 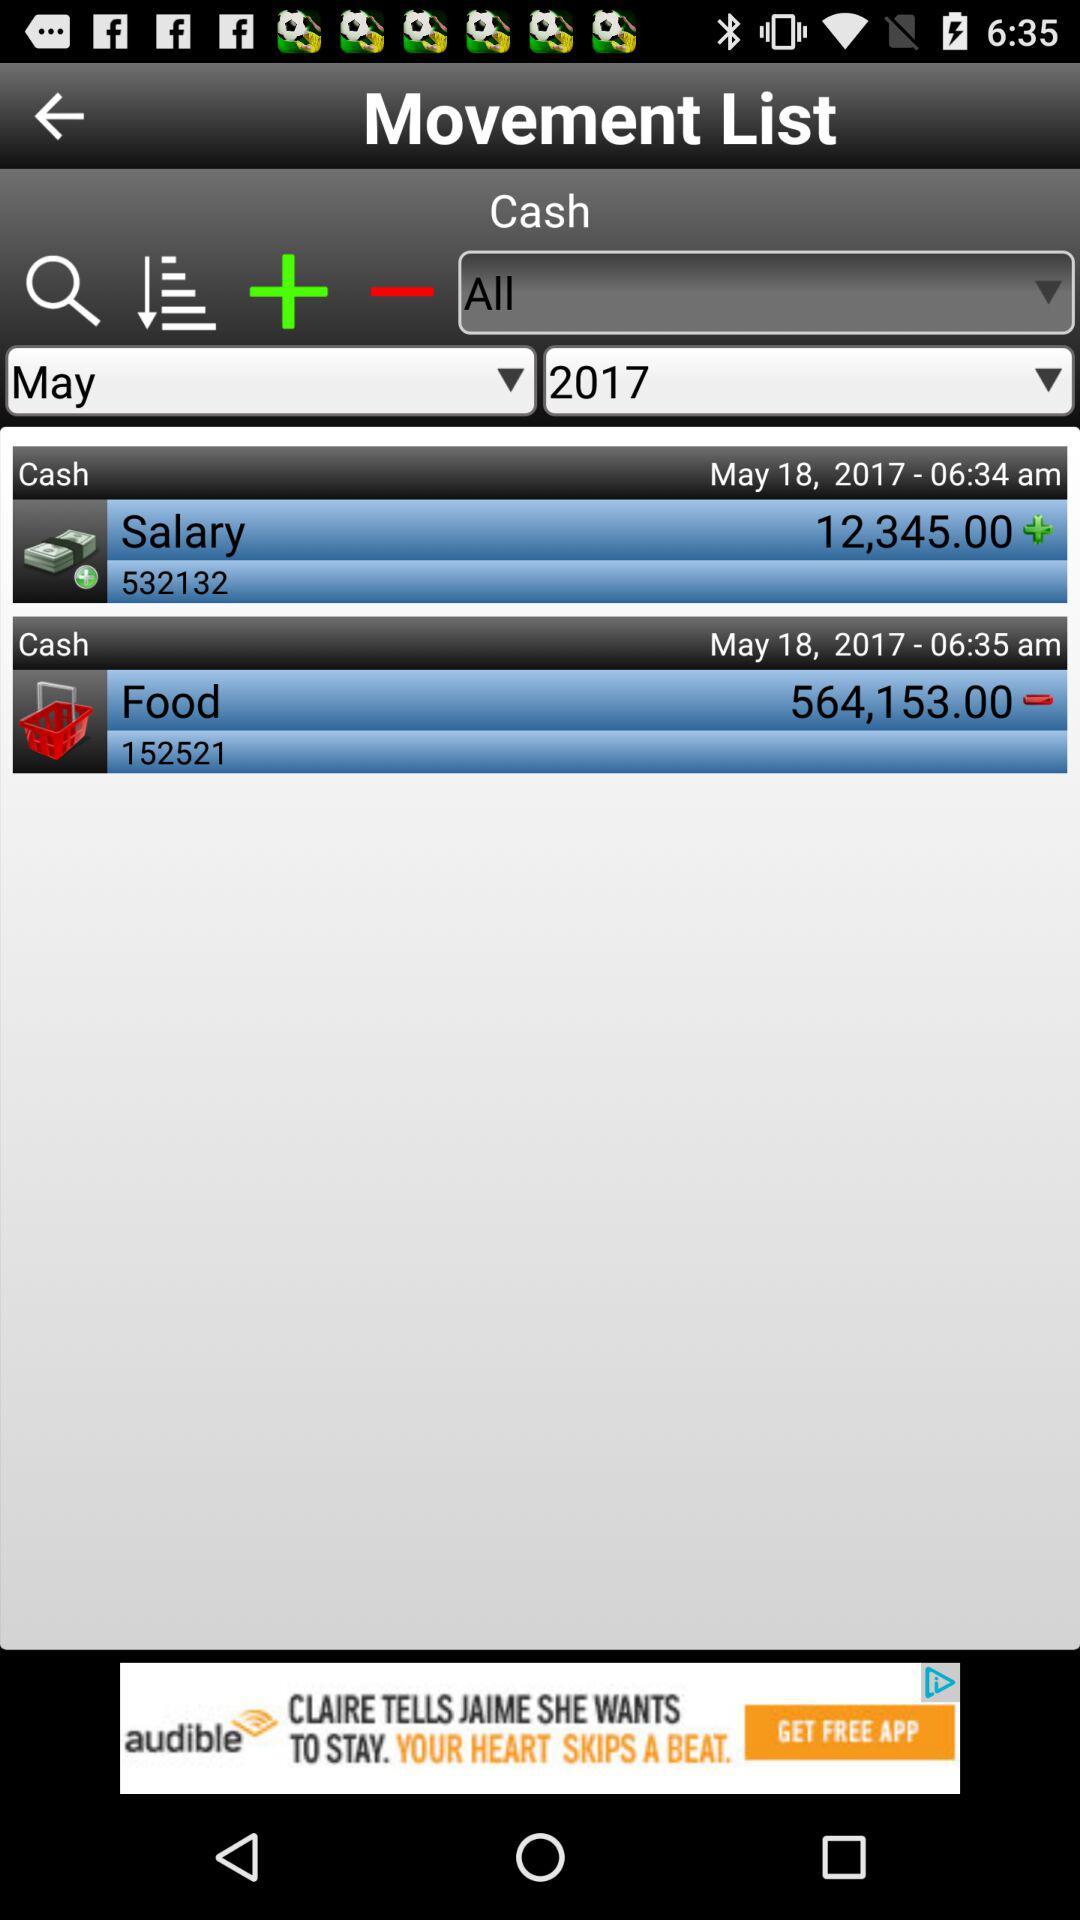 I want to click on an green plus icon that pulls another menu, so click(x=288, y=291).